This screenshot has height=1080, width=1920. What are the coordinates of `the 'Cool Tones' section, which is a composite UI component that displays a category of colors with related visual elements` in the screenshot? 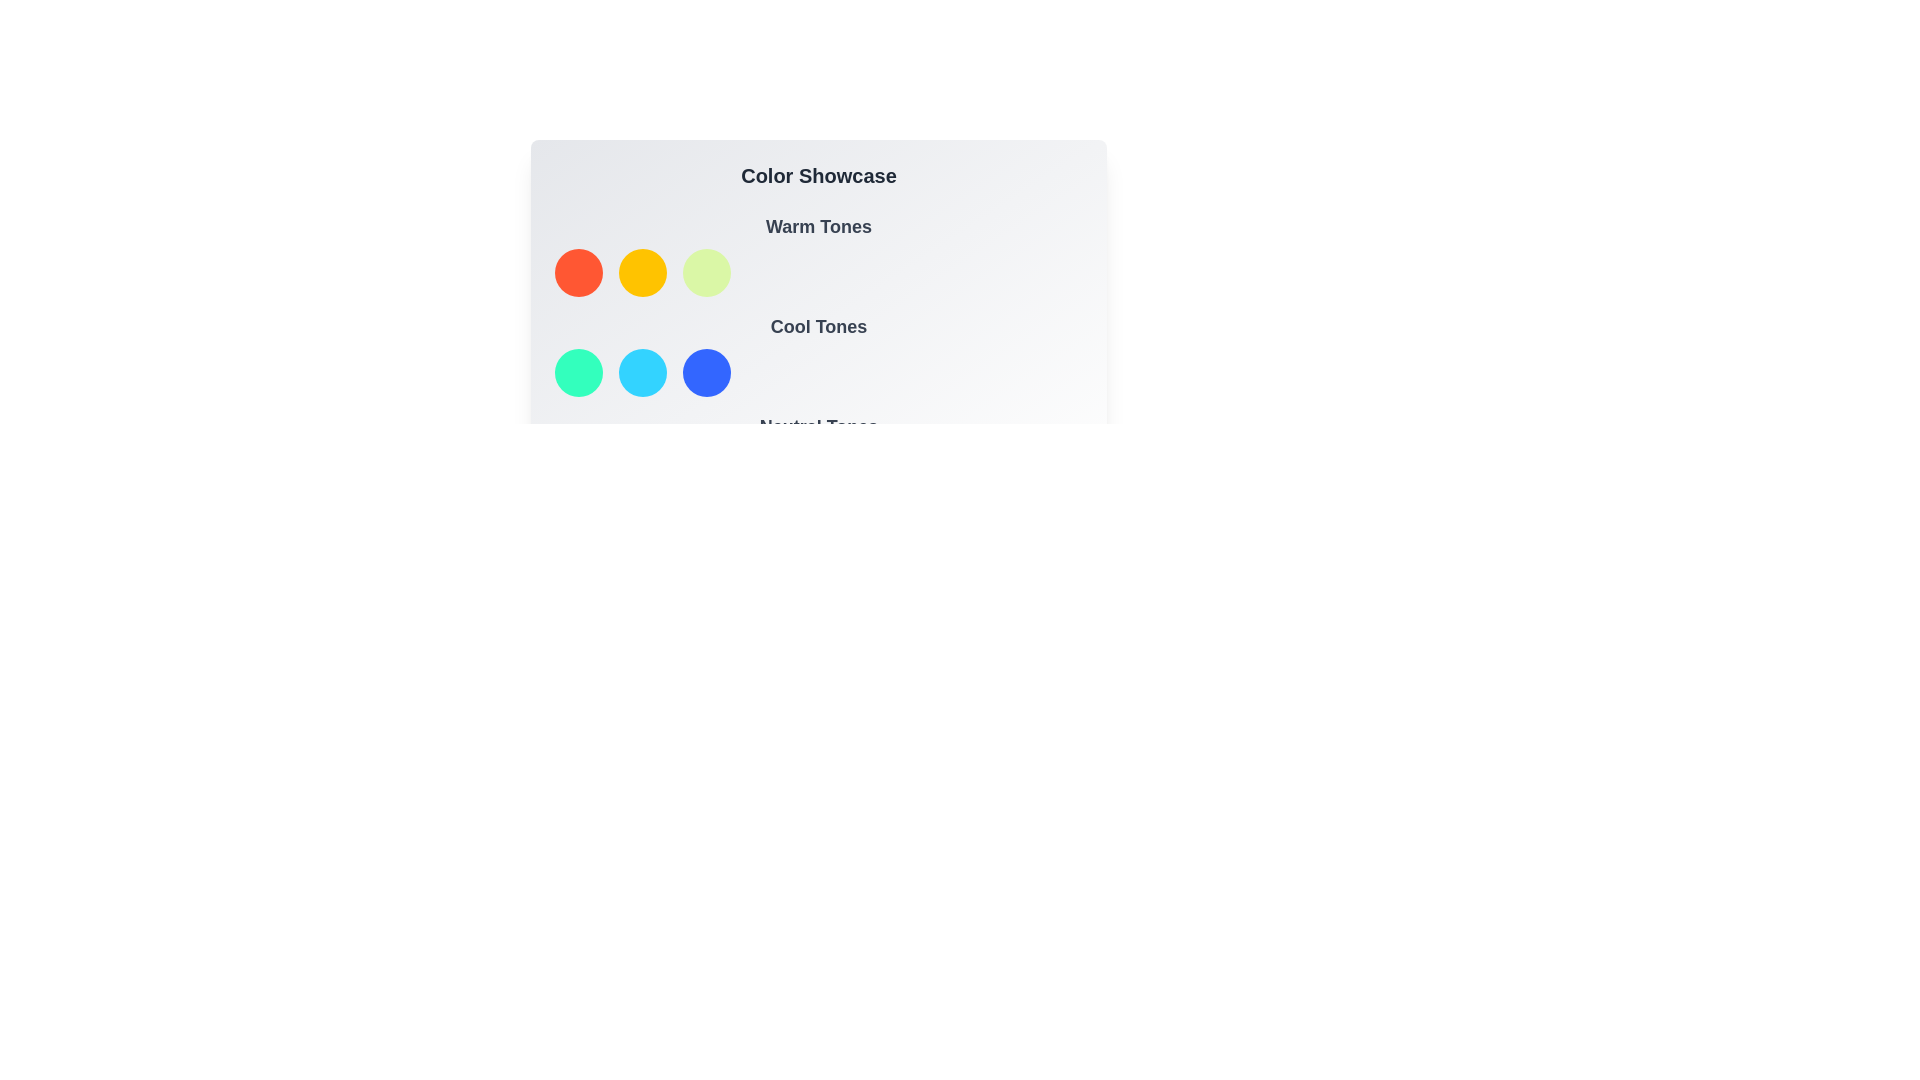 It's located at (819, 353).